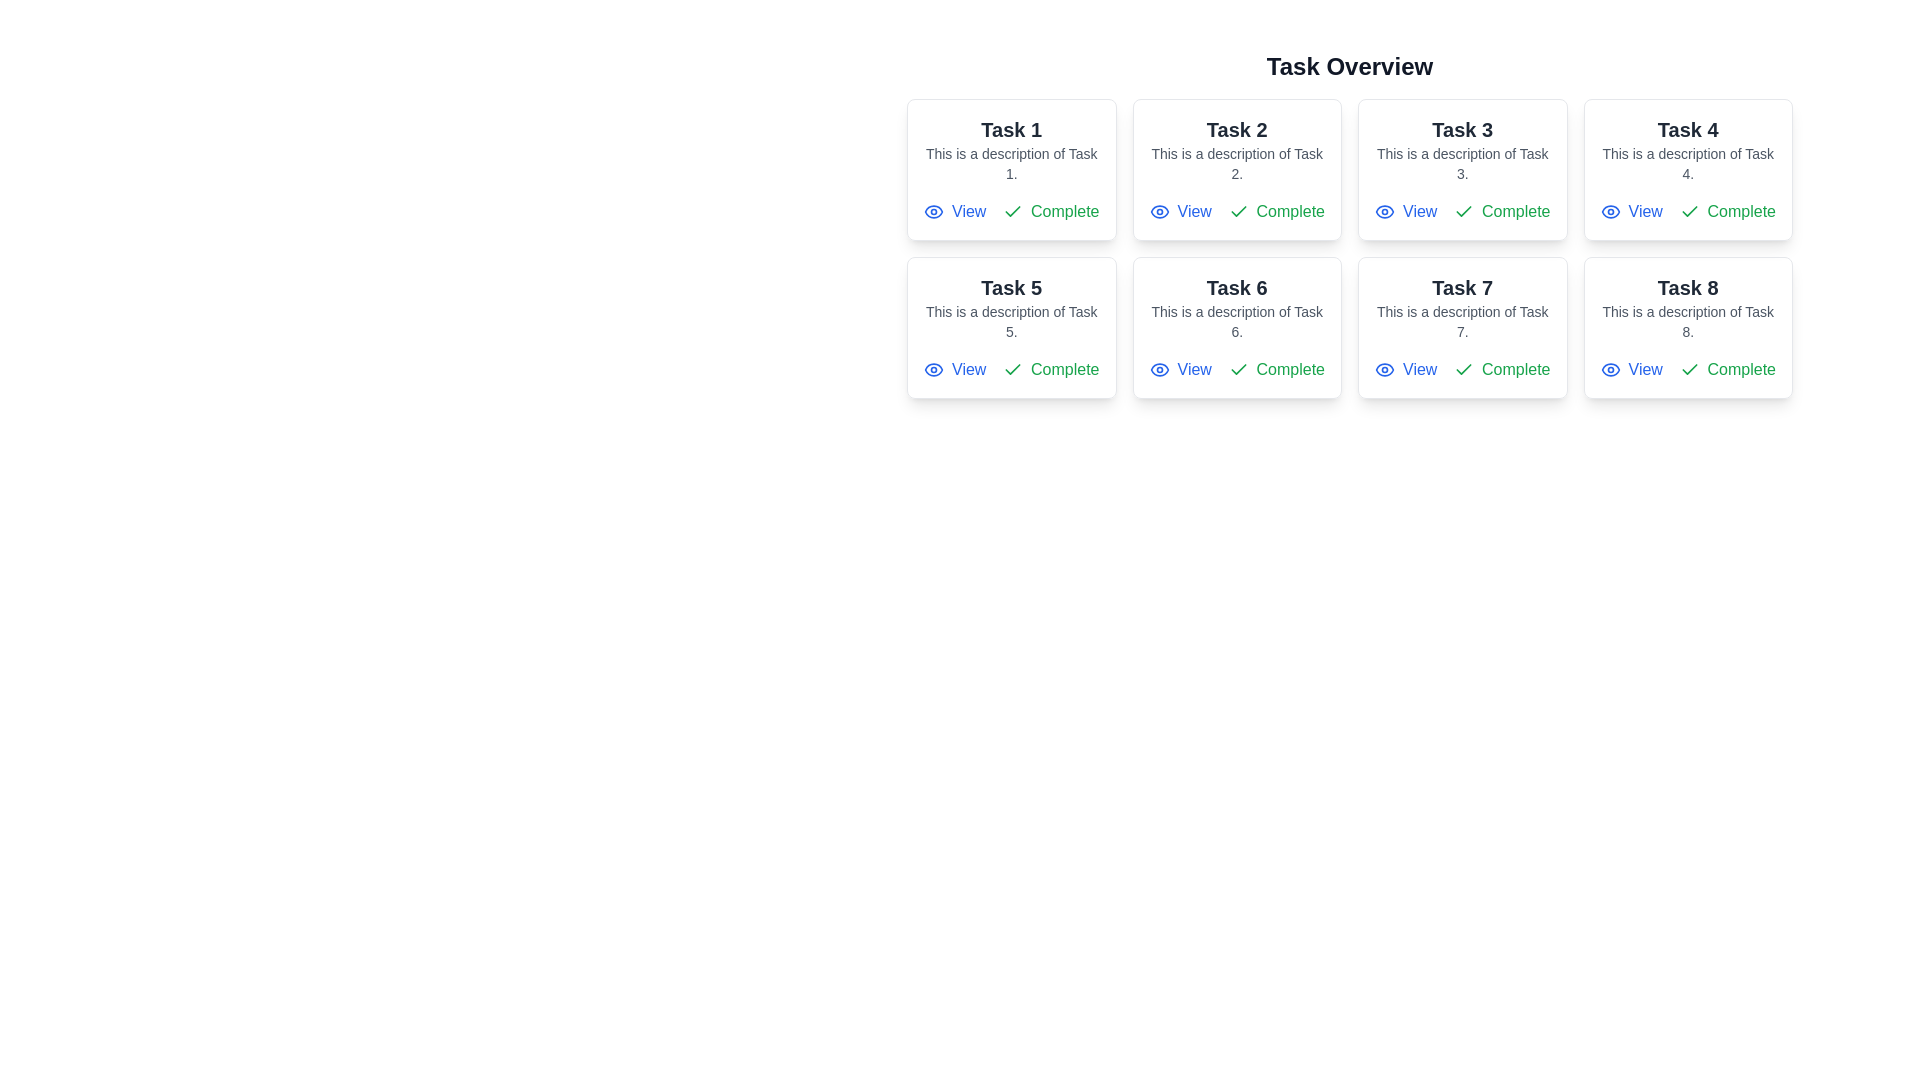 The image size is (1920, 1080). Describe the element at coordinates (1610, 370) in the screenshot. I see `the outer elliptical line of the eye icon in the bottom middle row of the task overview grid under 'Task 8'` at that location.